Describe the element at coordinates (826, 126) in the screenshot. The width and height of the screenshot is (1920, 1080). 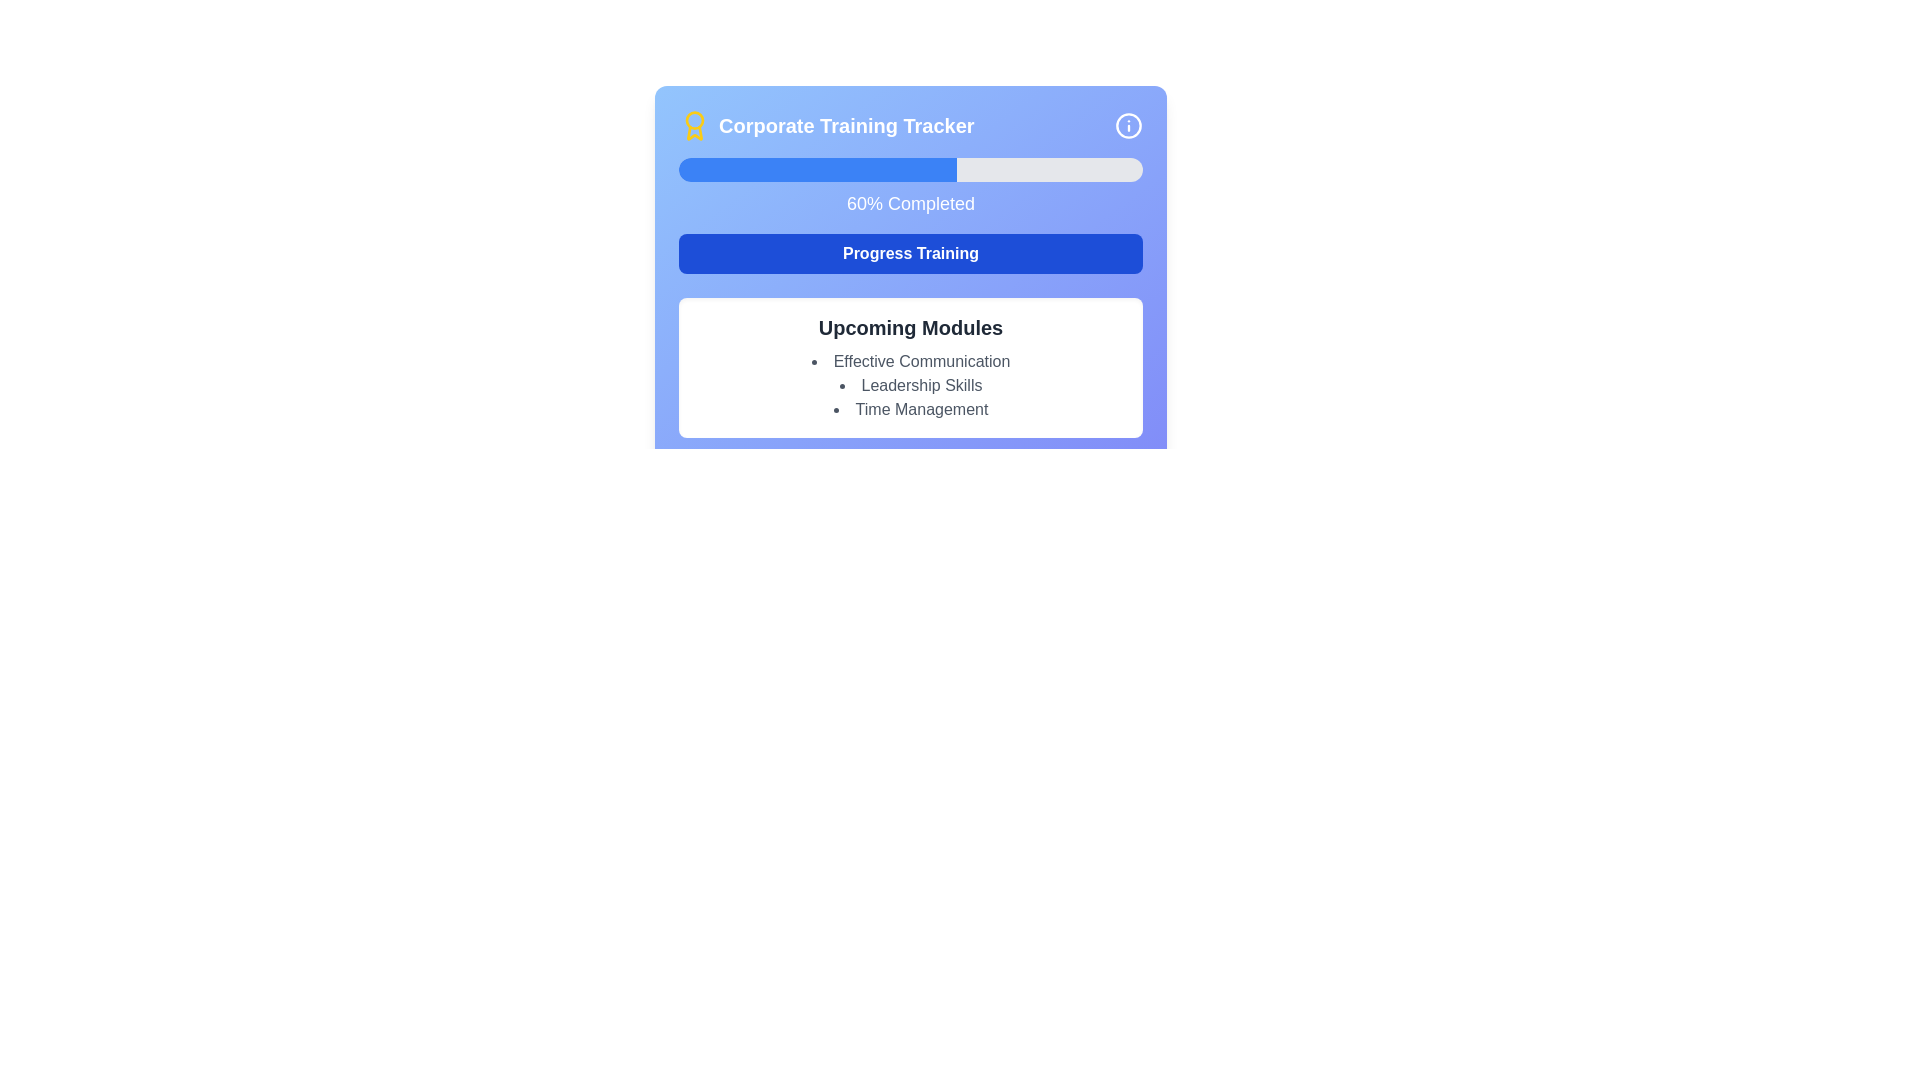
I see `the Text Label with Icon that serves as the title for the corporate training tracking section` at that location.